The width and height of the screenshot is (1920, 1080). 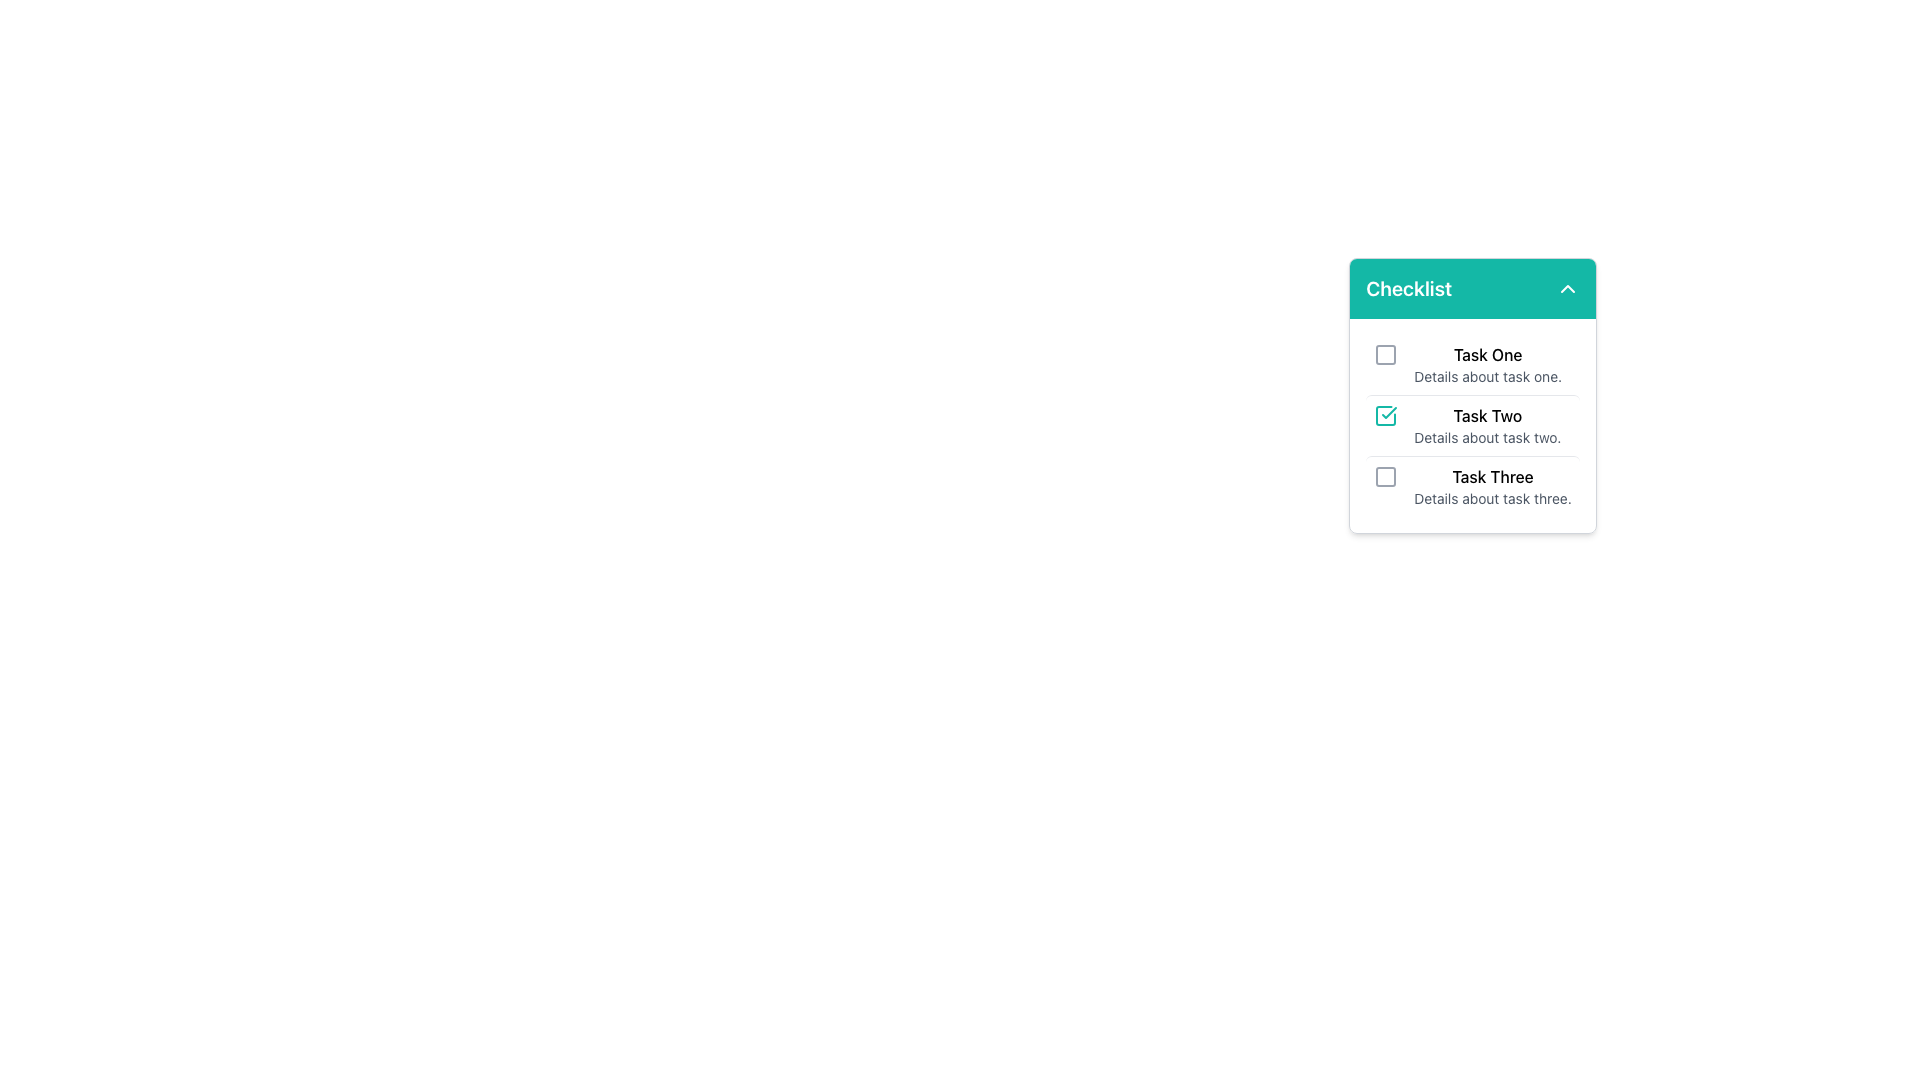 What do you see at coordinates (1473, 365) in the screenshot?
I see `keyboard navigation` at bounding box center [1473, 365].